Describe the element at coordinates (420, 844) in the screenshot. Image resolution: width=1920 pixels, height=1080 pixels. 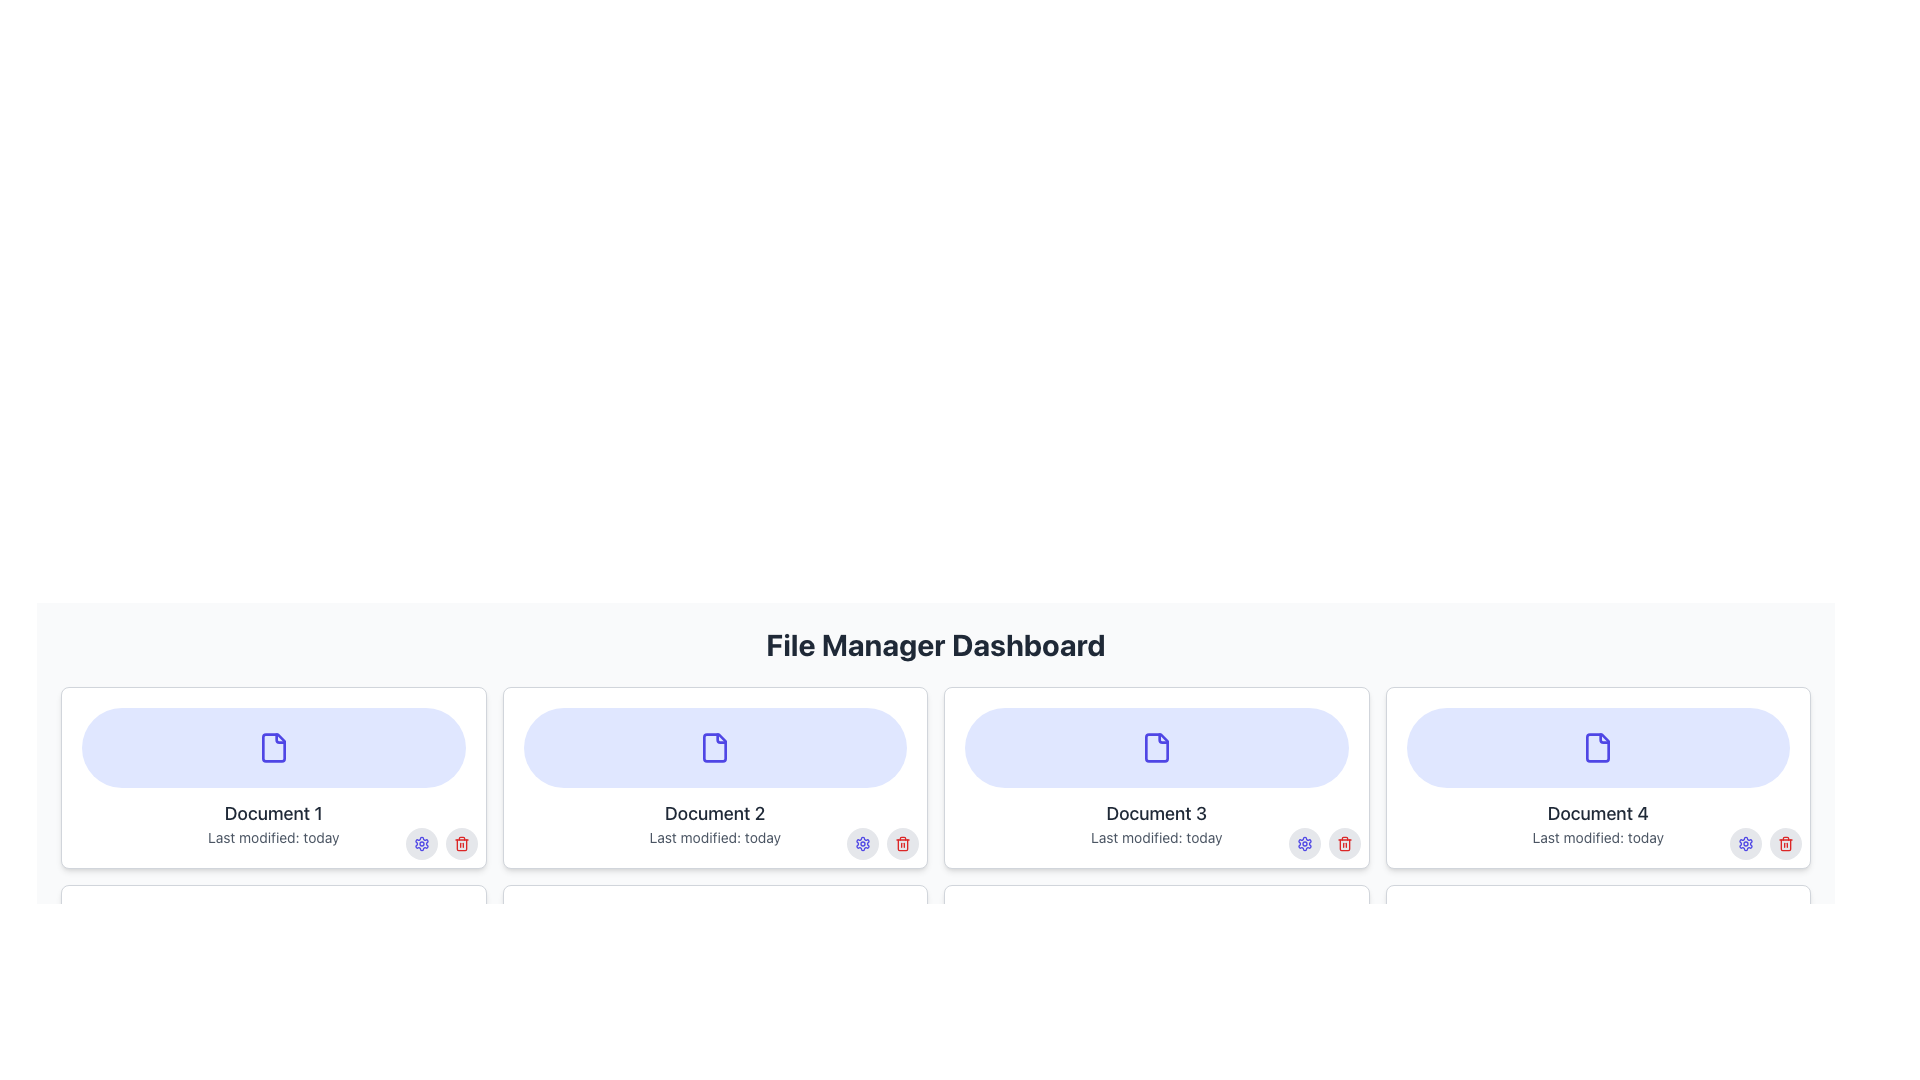
I see `the settings button located in the bottom-right corner of the first document card` at that location.